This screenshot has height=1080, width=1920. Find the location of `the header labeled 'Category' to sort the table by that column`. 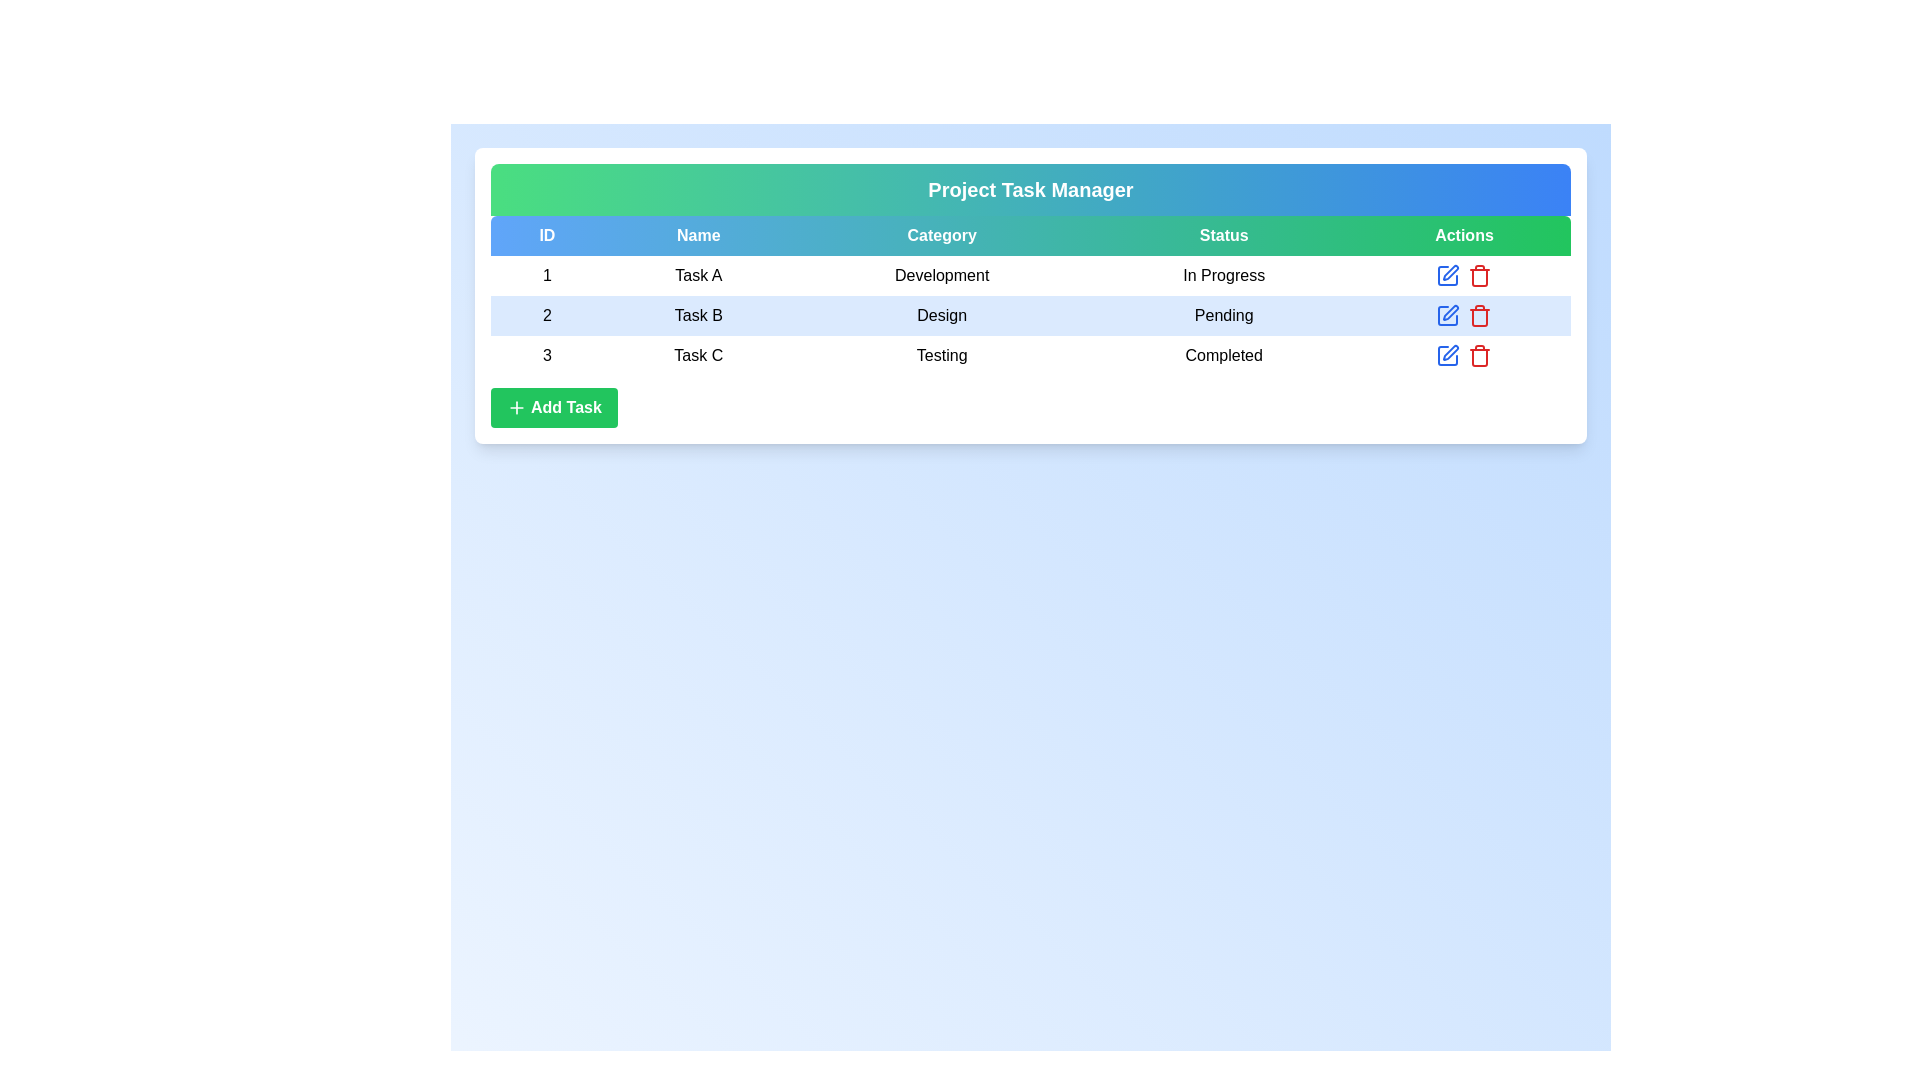

the header labeled 'Category' to sort the table by that column is located at coordinates (940, 234).